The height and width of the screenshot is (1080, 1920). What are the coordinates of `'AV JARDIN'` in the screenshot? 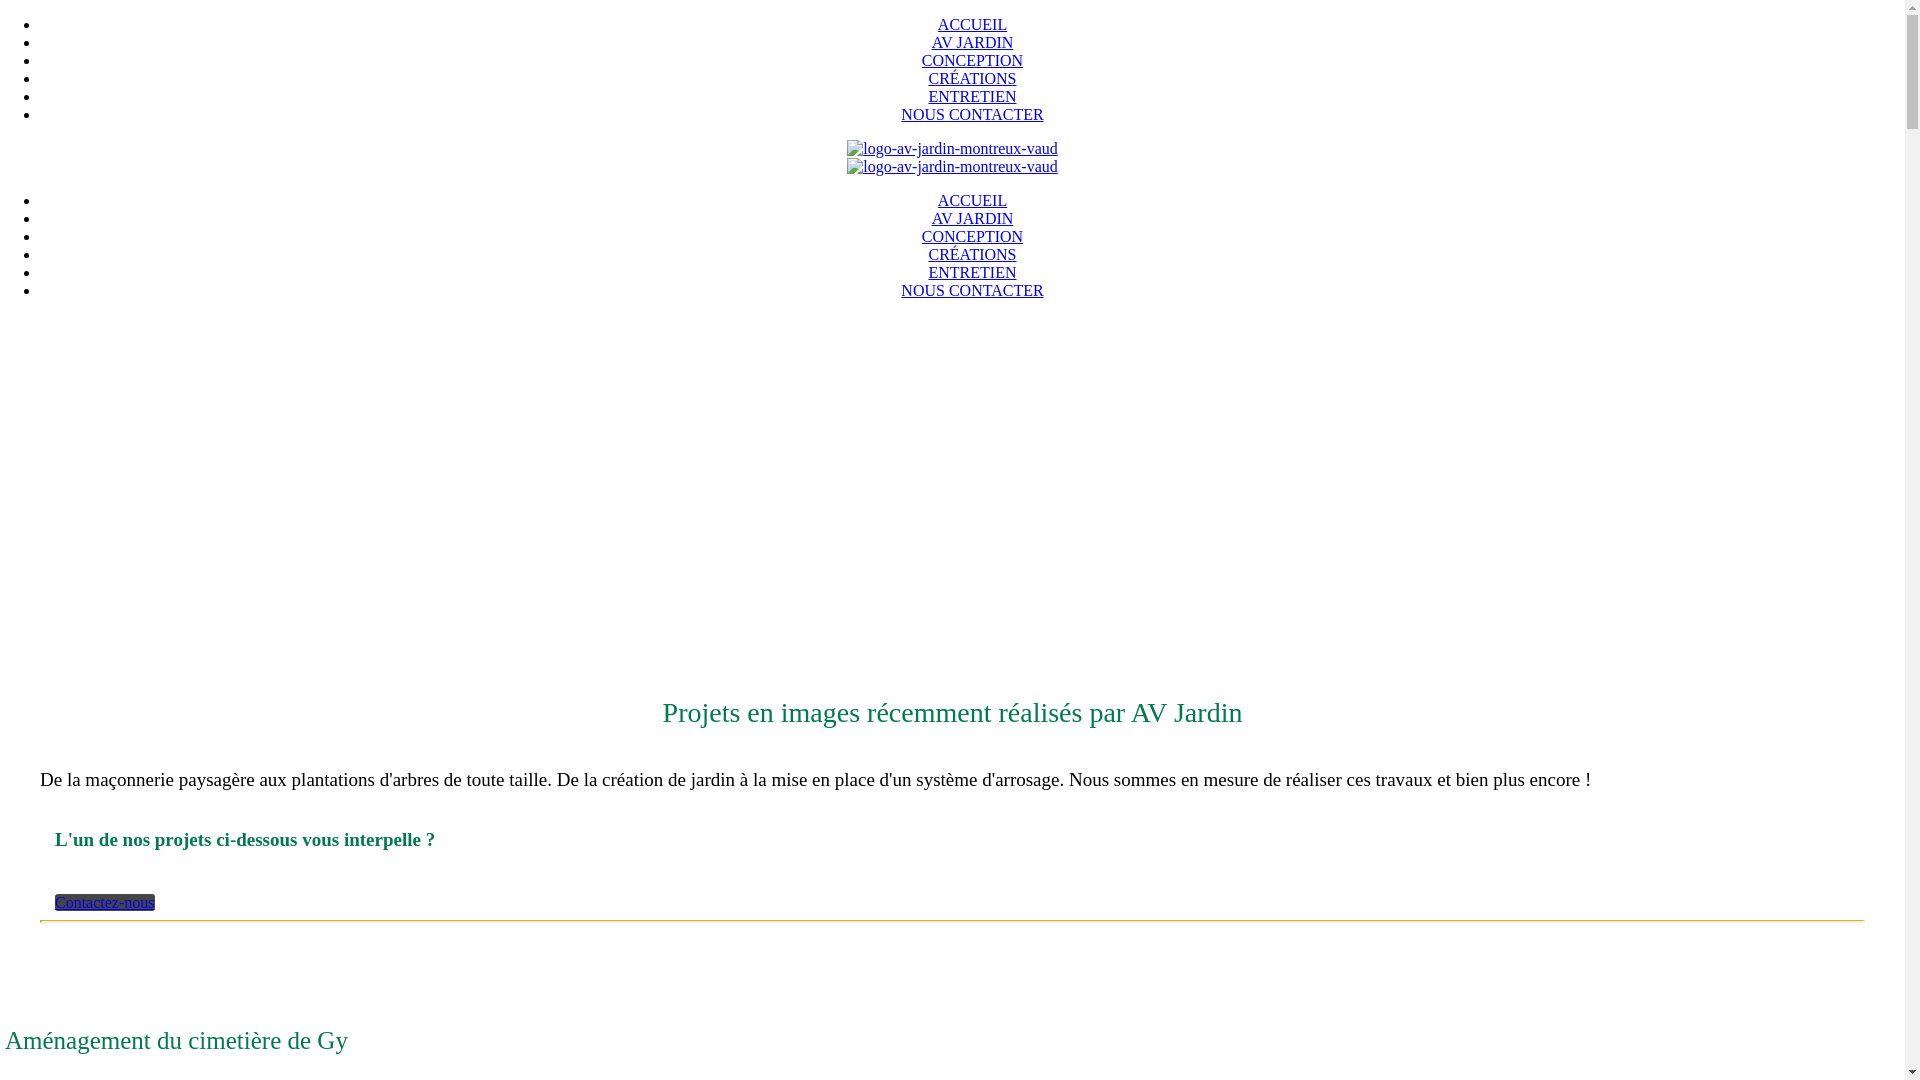 It's located at (973, 42).